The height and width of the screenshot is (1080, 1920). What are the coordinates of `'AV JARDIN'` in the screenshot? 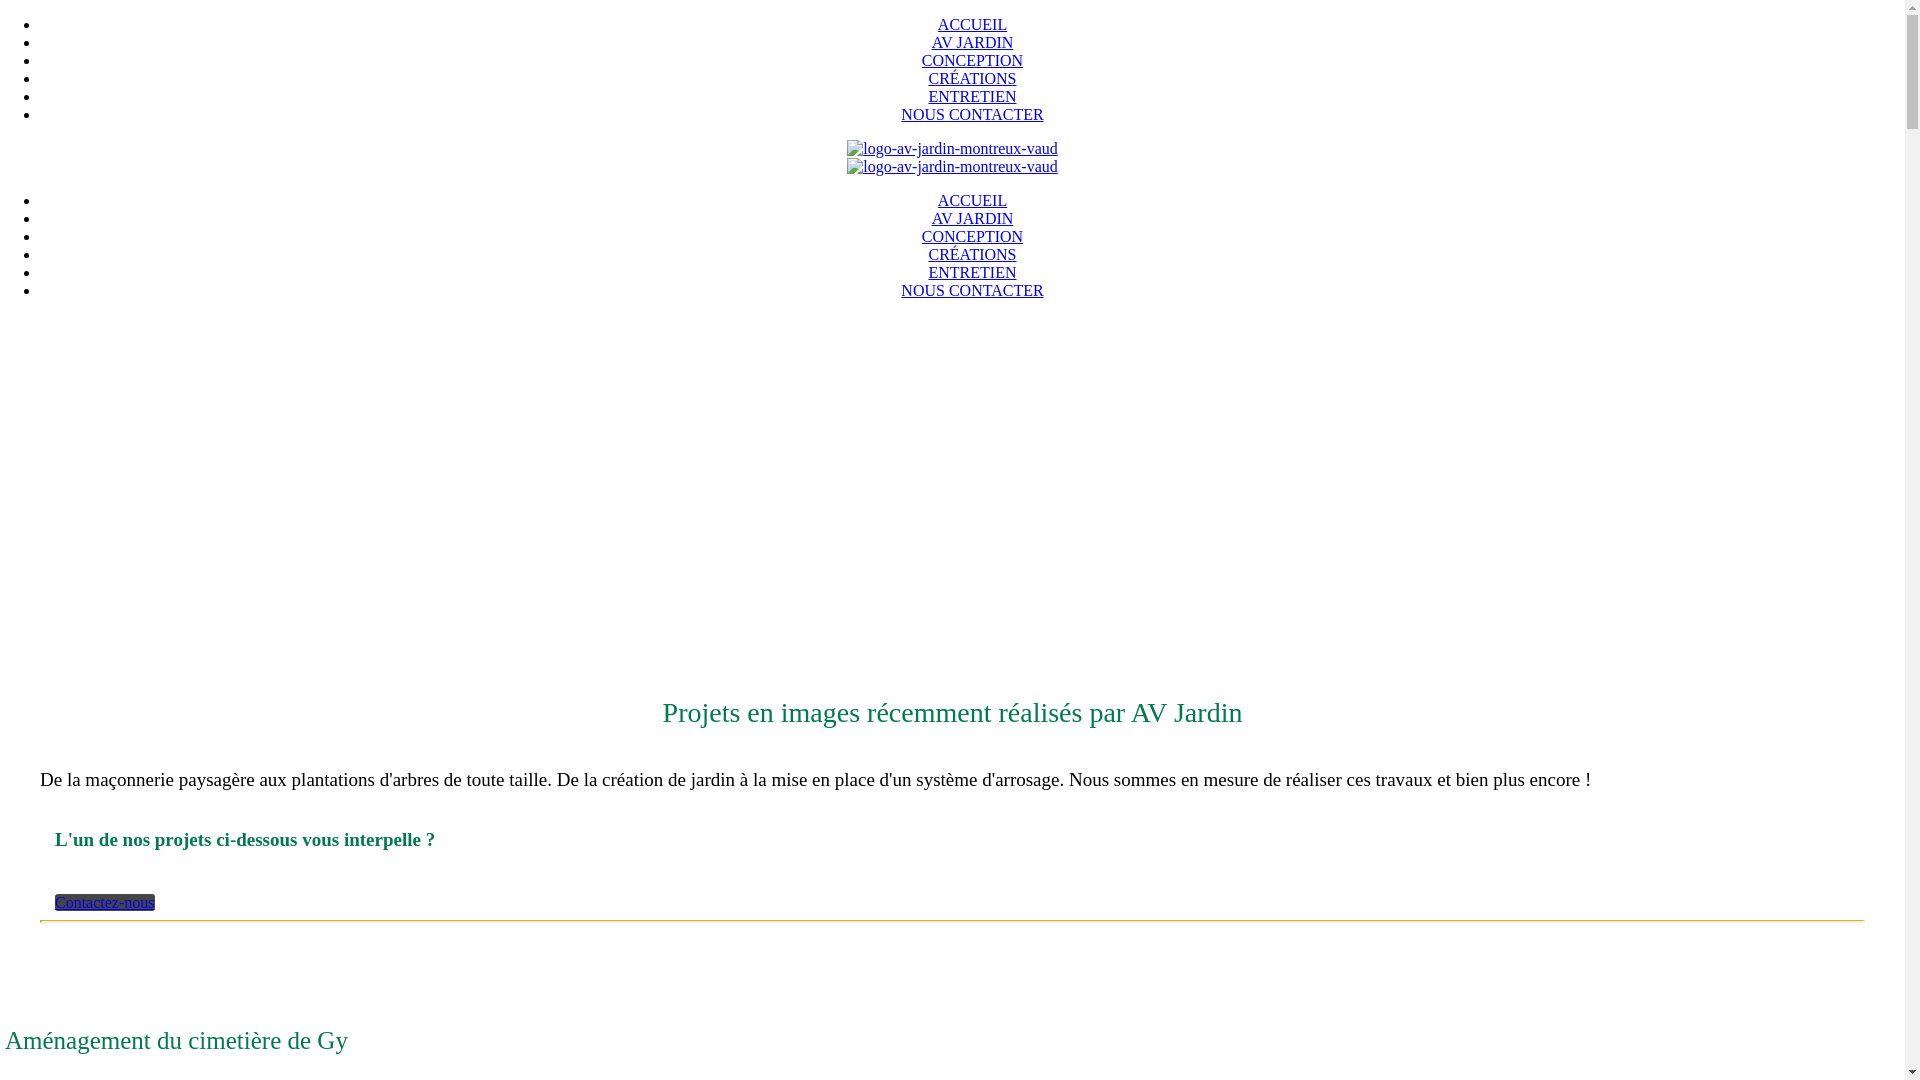 It's located at (973, 42).